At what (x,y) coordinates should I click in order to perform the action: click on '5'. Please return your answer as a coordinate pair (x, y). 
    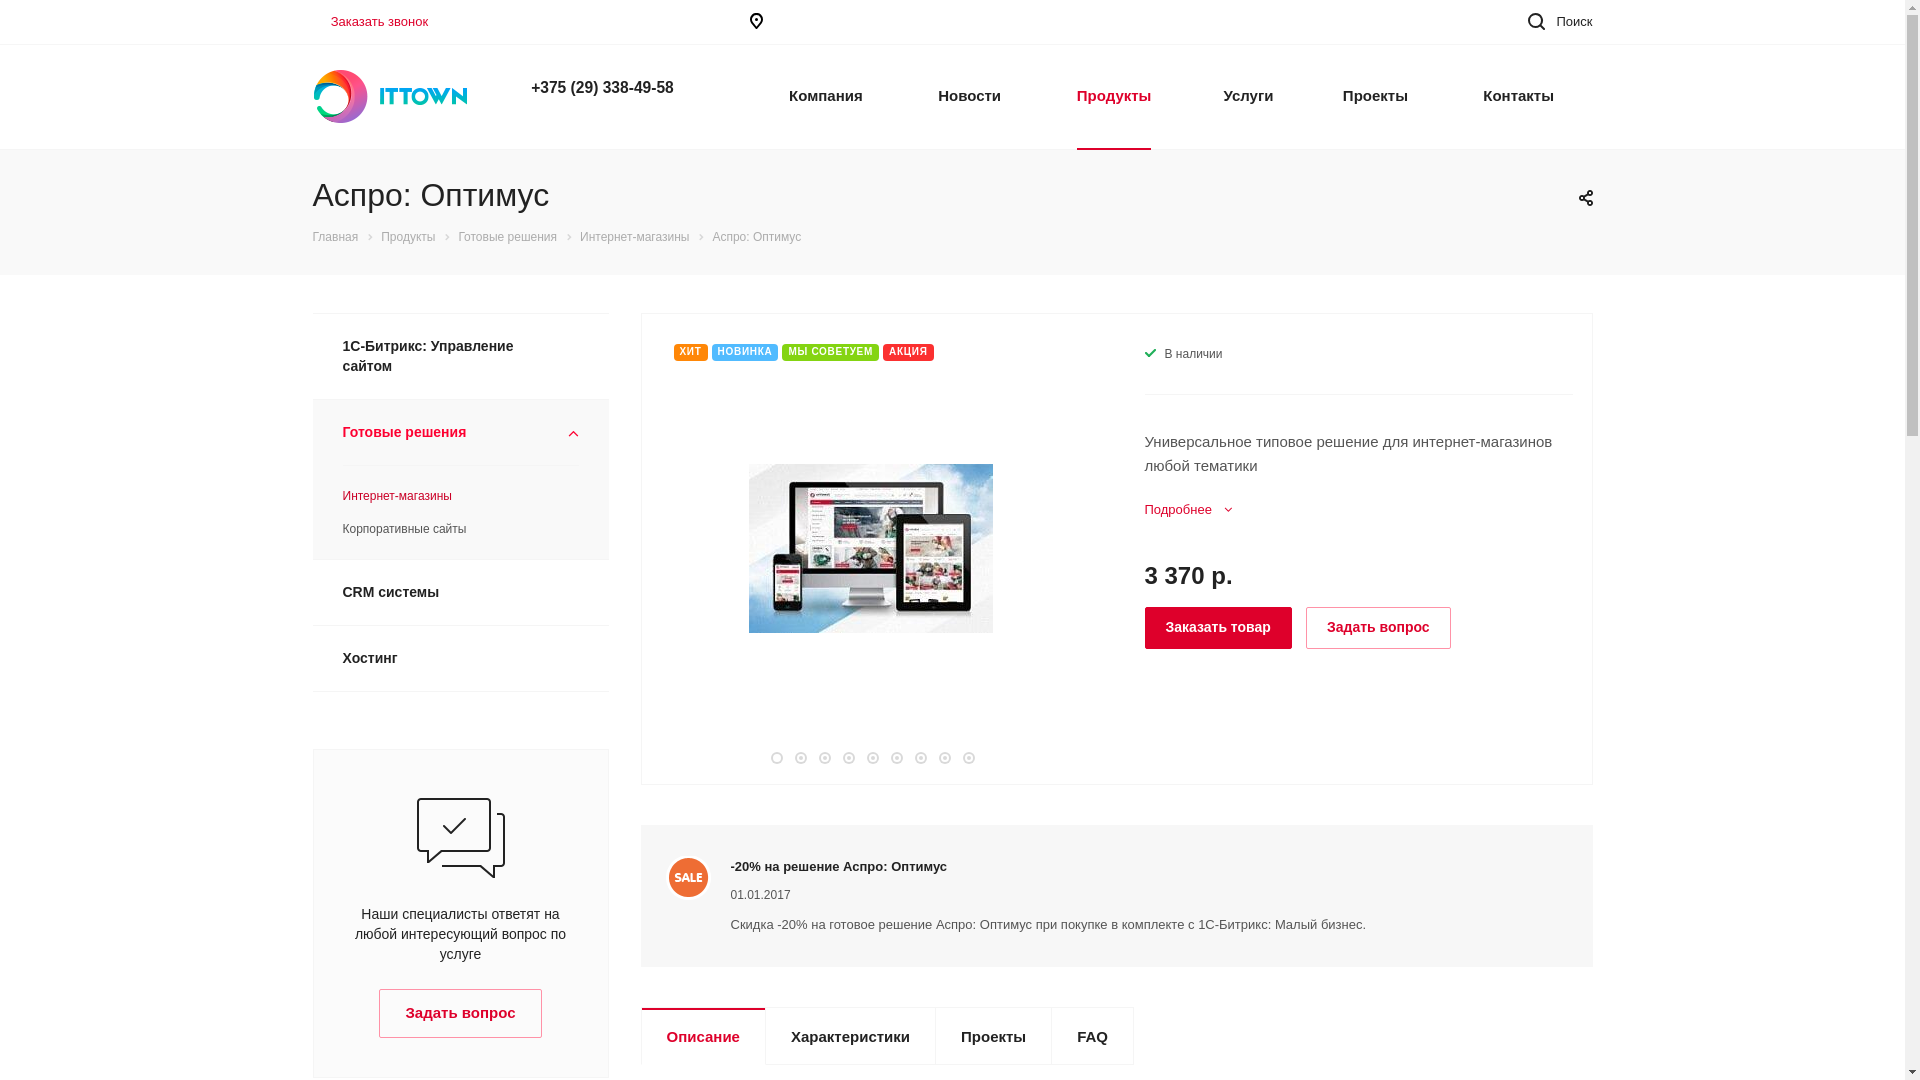
    Looking at the image, I should click on (872, 758).